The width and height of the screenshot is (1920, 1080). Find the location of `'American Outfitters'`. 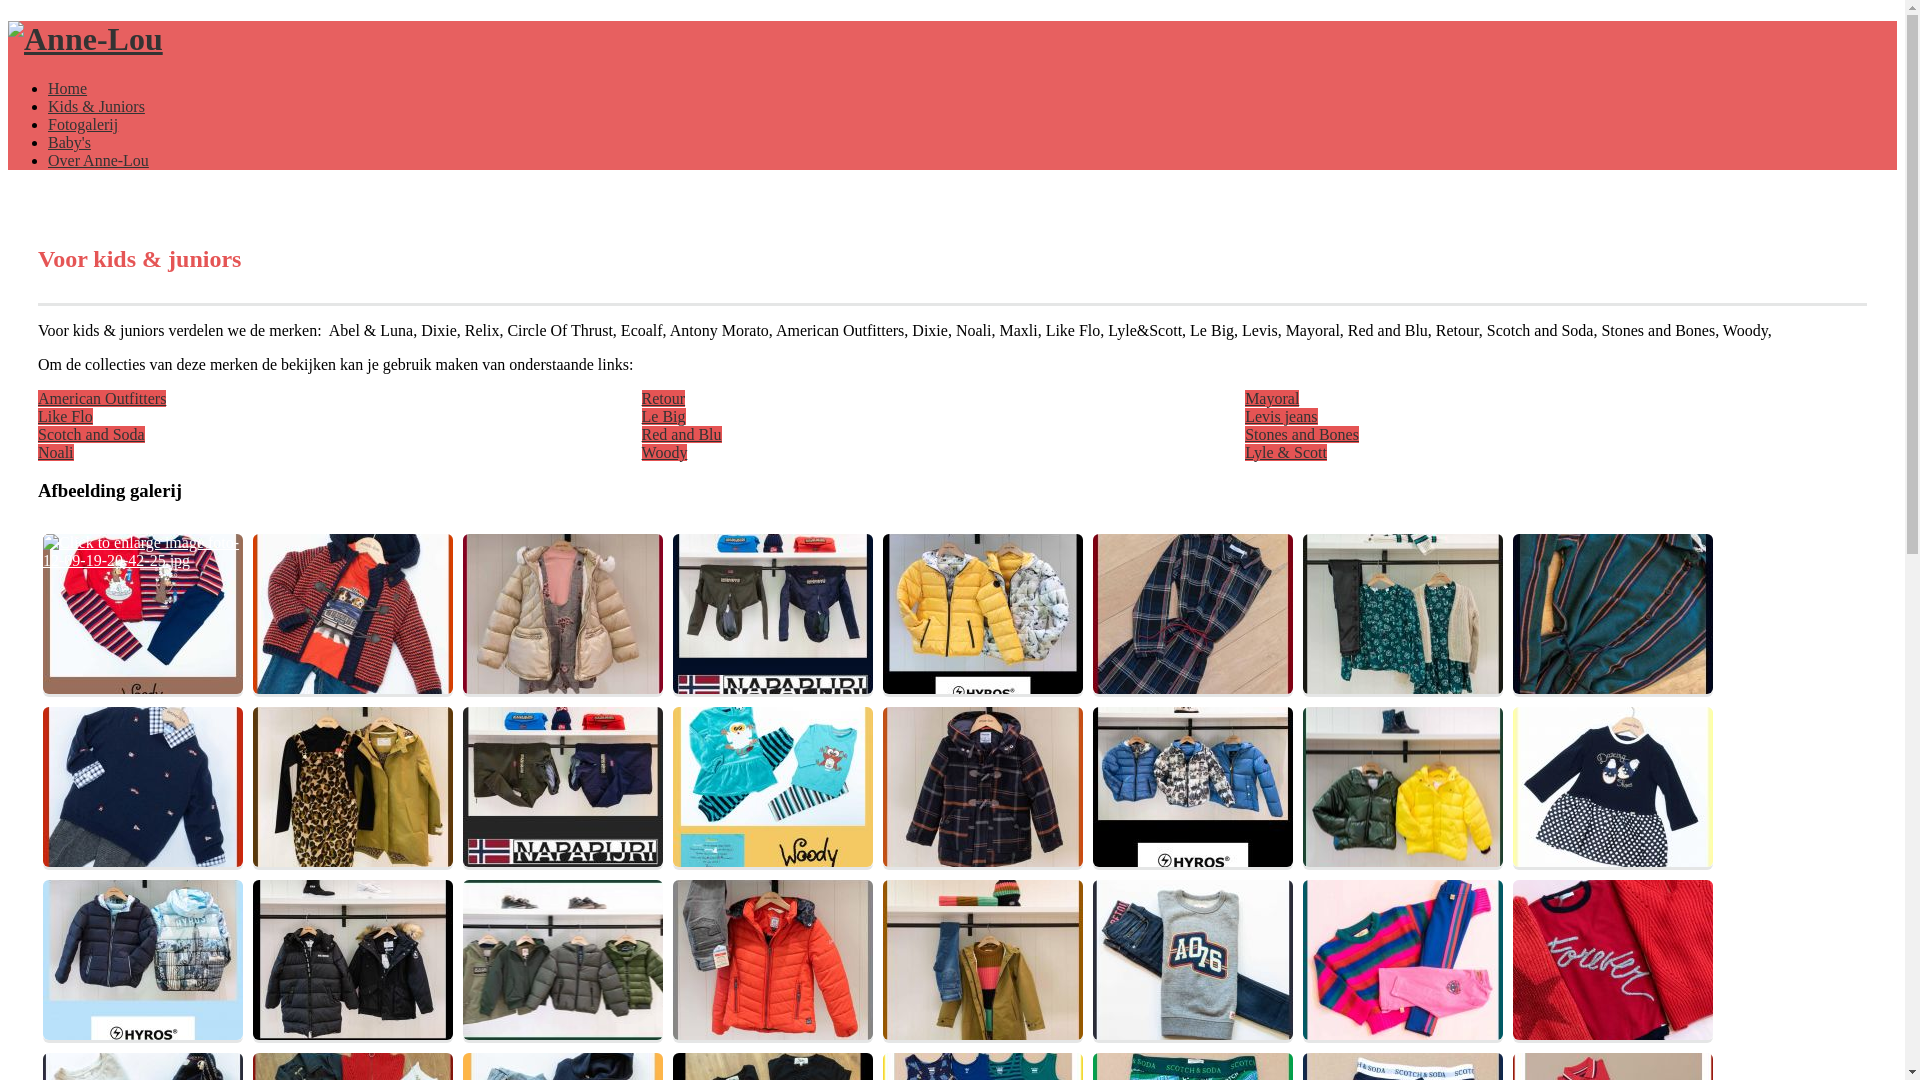

'American Outfitters' is located at coordinates (100, 398).